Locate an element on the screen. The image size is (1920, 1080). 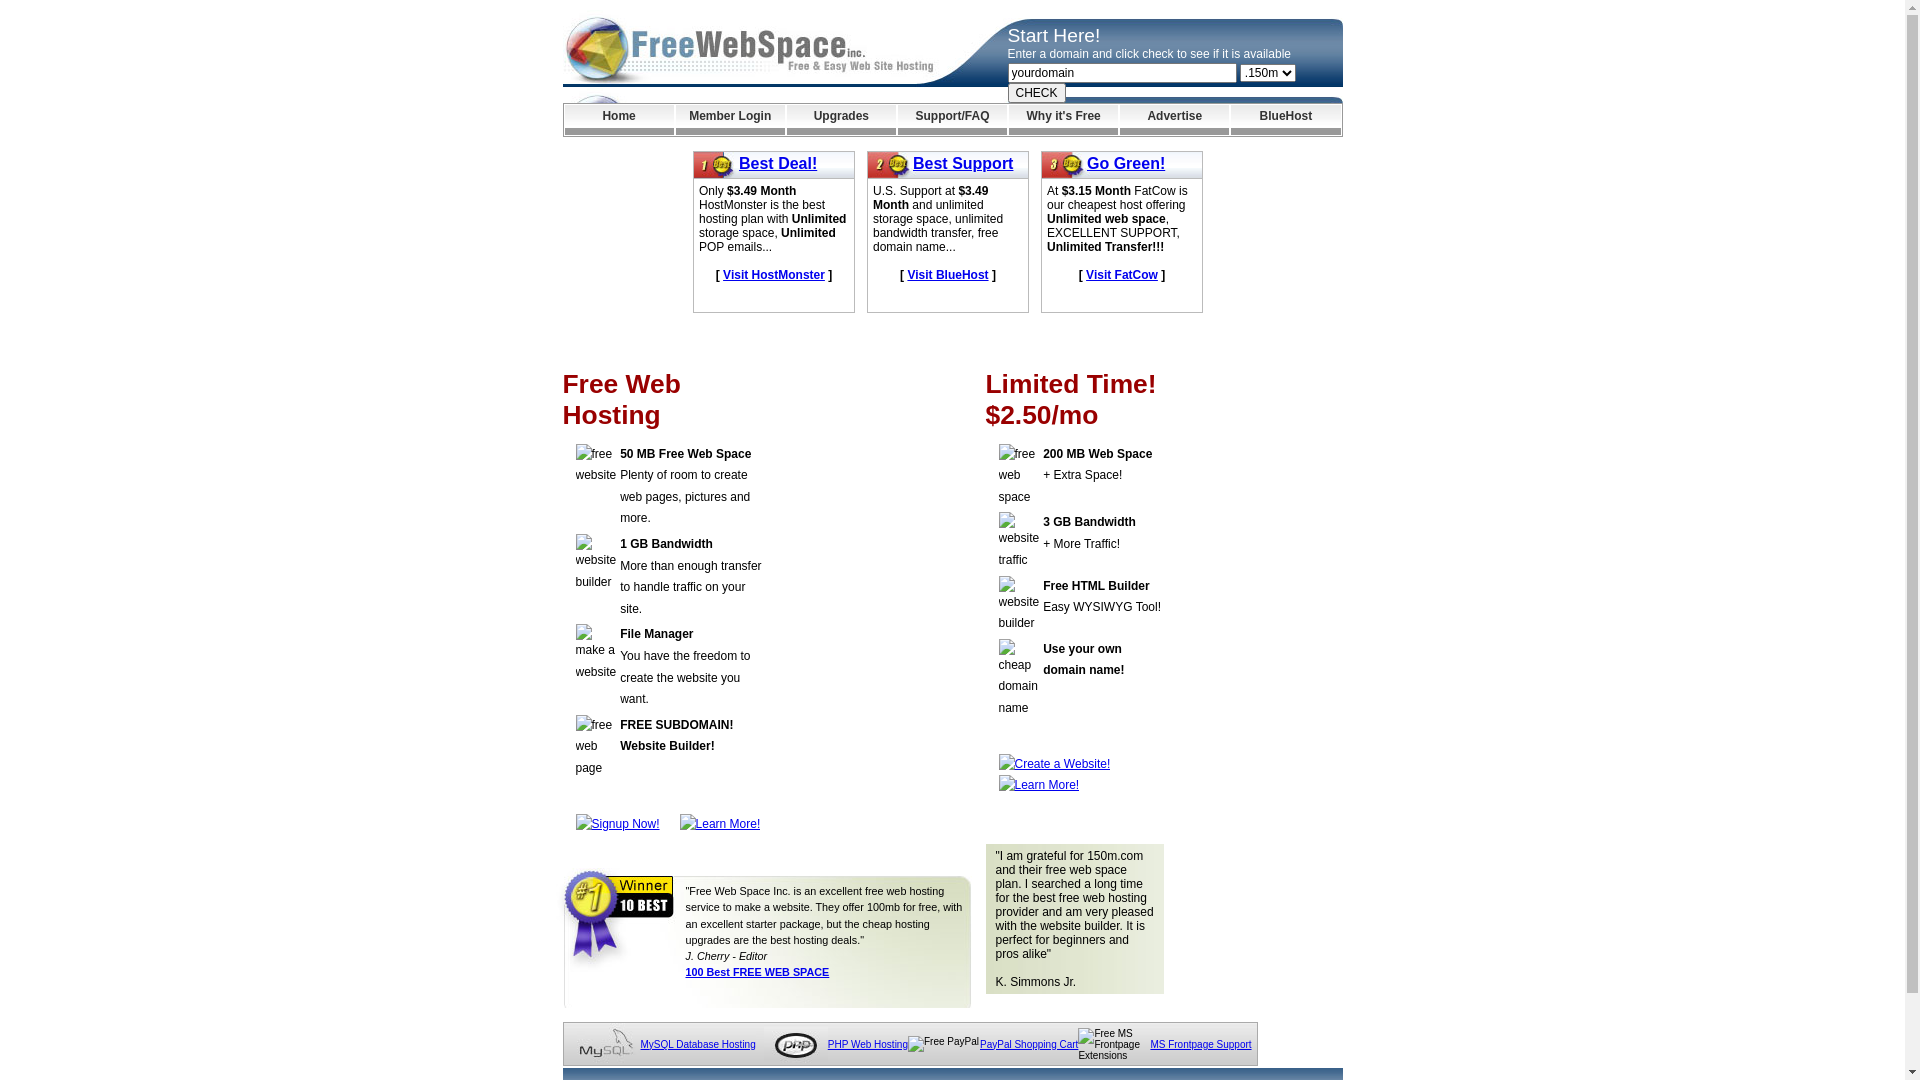
'Home' is located at coordinates (617, 119).